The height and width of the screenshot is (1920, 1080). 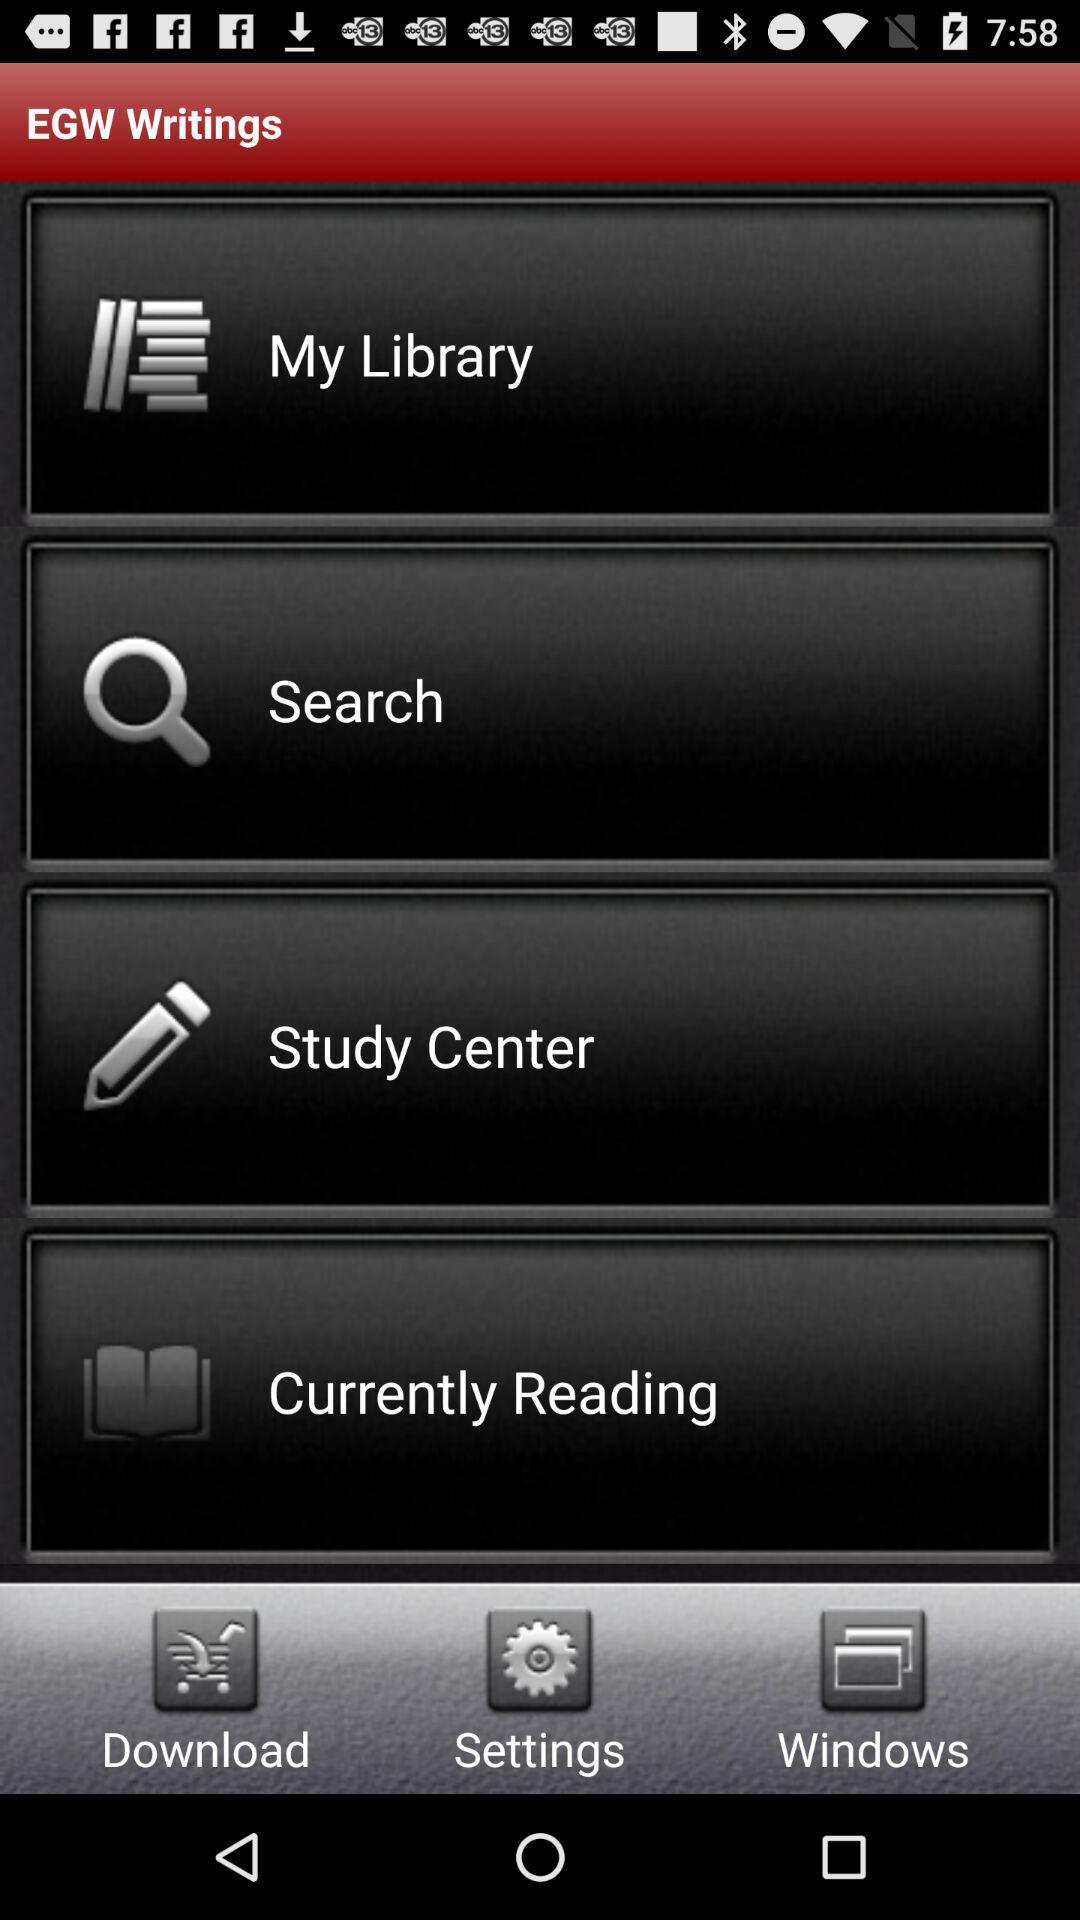 What do you see at coordinates (538, 1660) in the screenshot?
I see `app below currently reading app` at bounding box center [538, 1660].